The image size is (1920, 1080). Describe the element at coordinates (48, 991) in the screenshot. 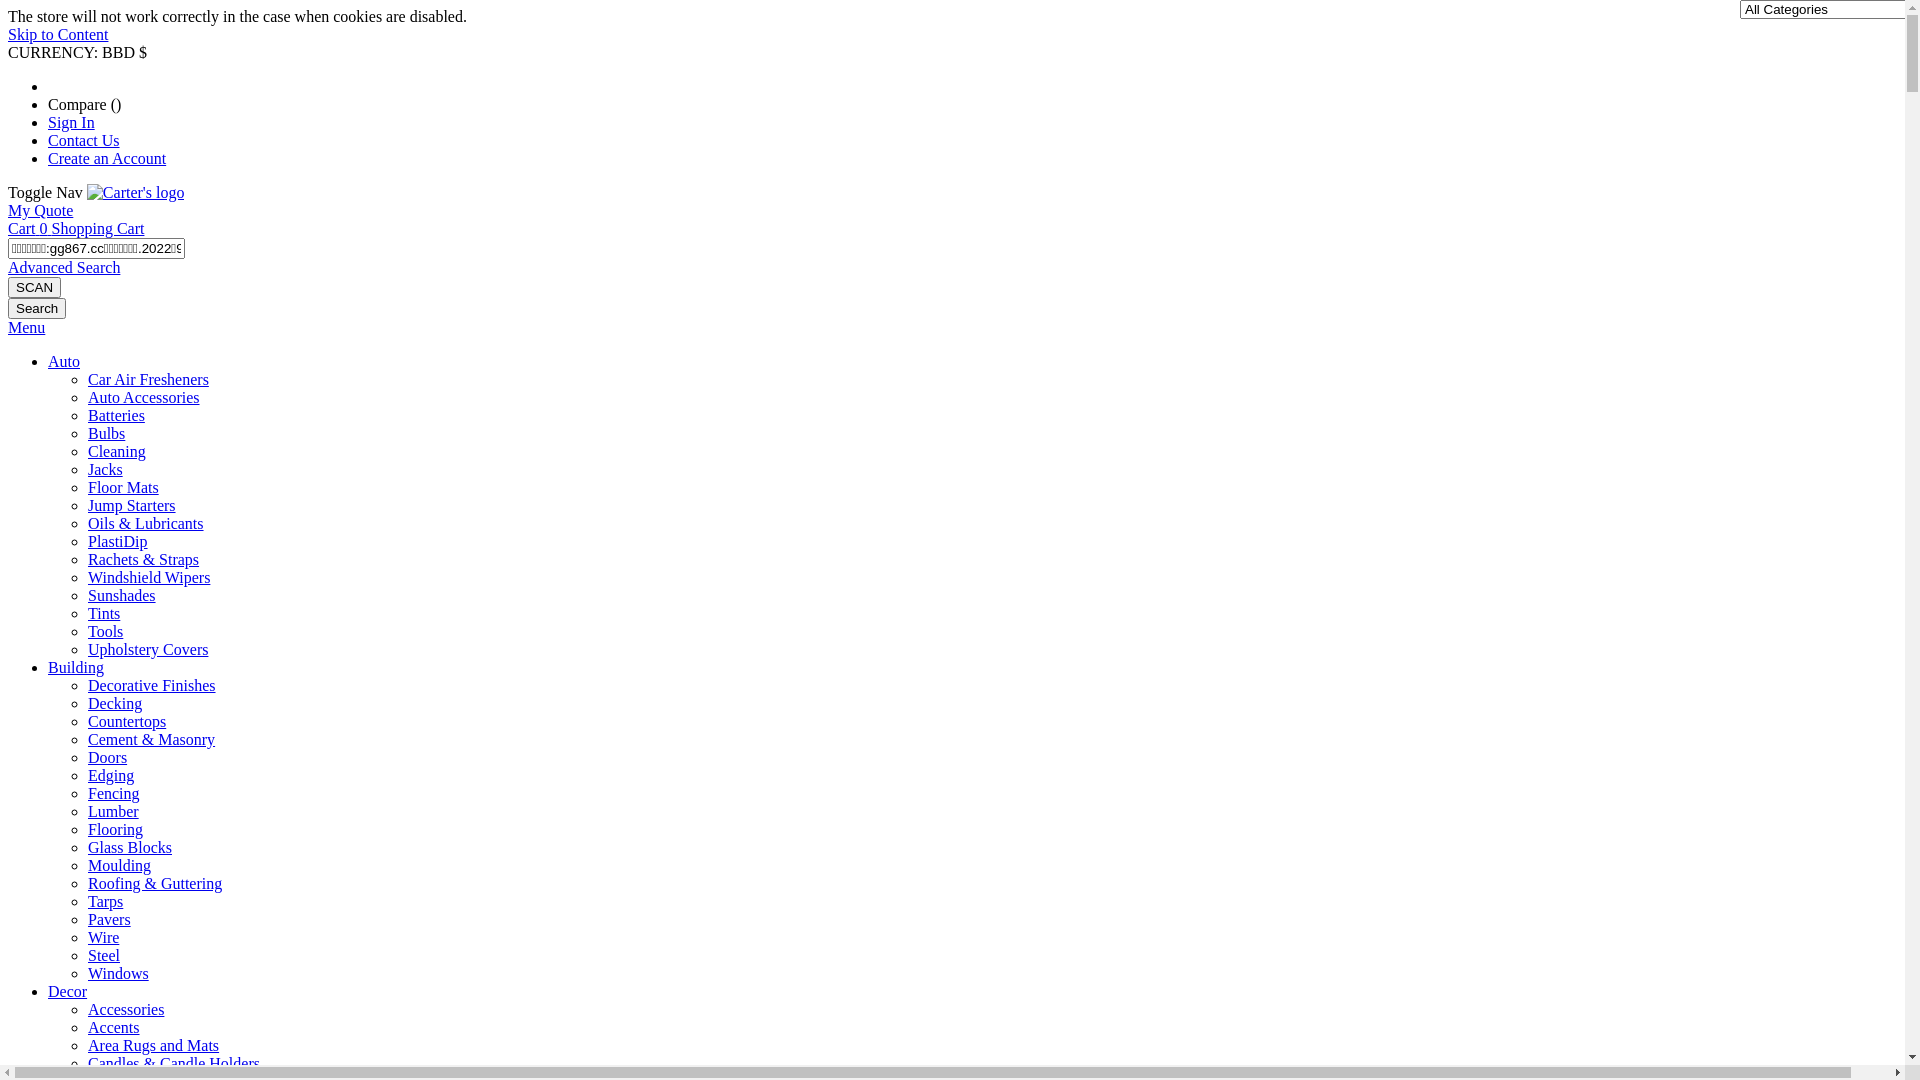

I see `'Decor'` at that location.